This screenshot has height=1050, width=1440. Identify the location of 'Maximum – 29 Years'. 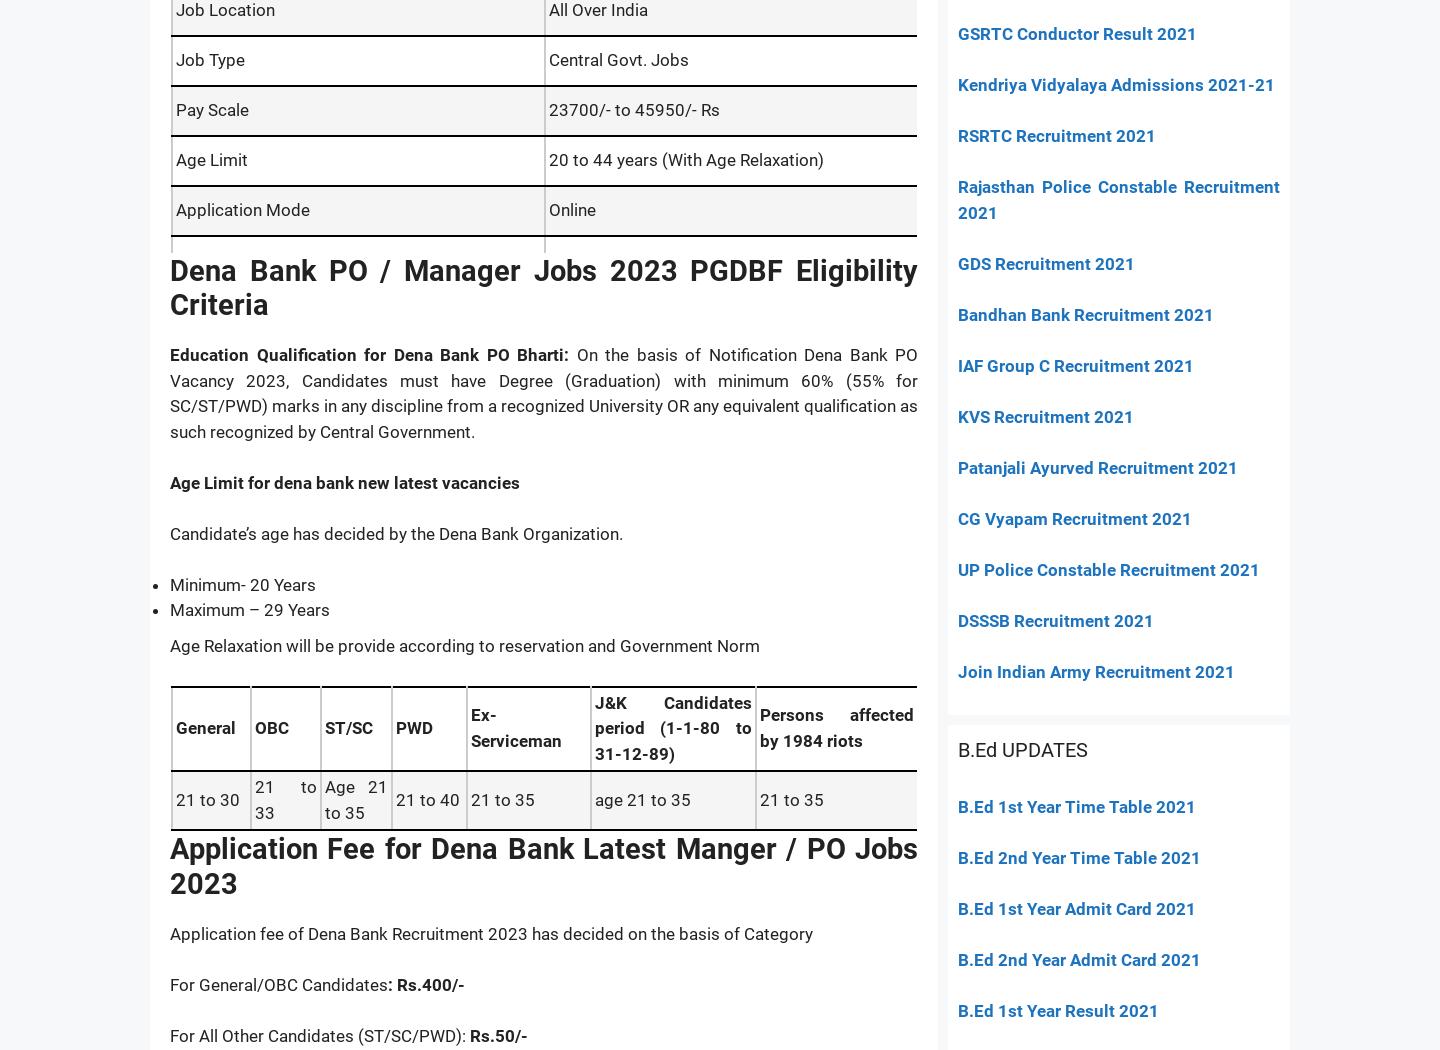
(169, 610).